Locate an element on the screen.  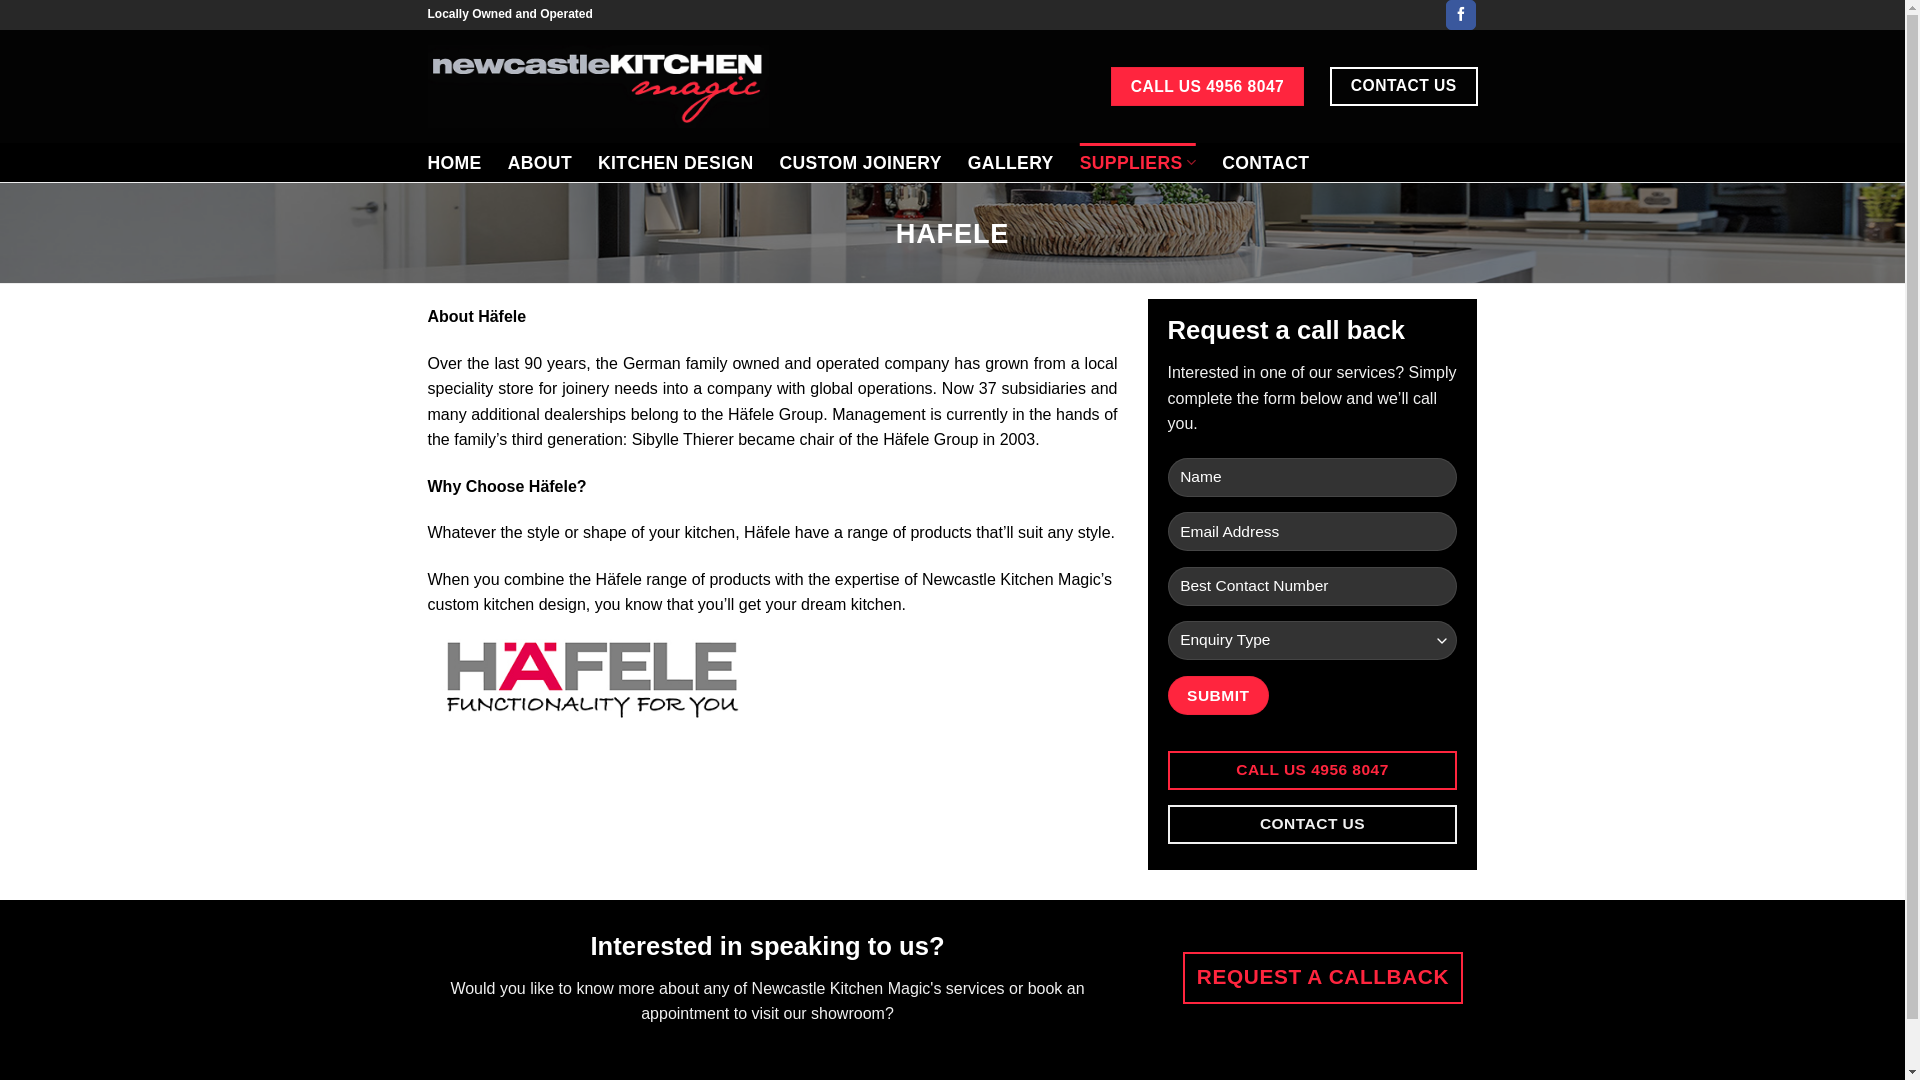
'CUSTOM JOINERY' is located at coordinates (859, 161).